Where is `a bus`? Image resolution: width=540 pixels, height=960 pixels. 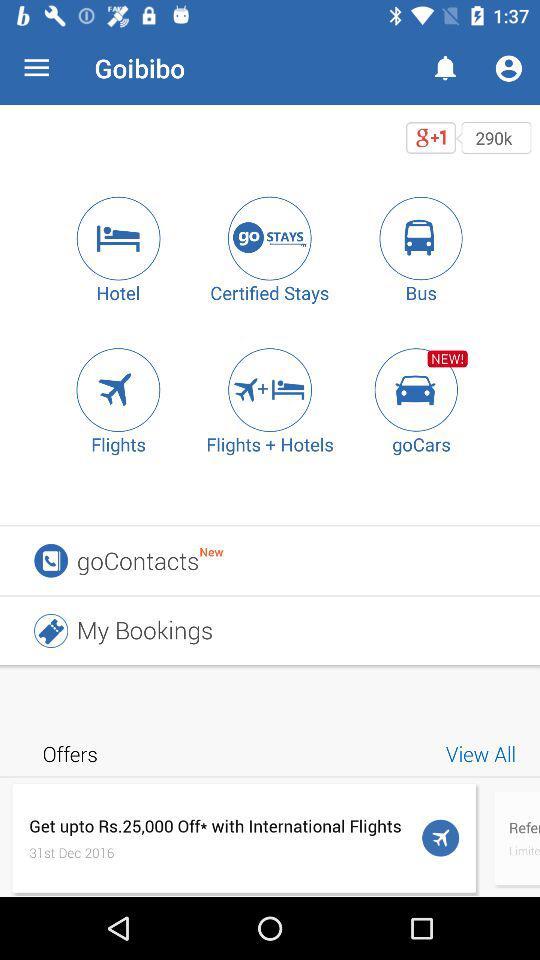
a bus is located at coordinates (420, 238).